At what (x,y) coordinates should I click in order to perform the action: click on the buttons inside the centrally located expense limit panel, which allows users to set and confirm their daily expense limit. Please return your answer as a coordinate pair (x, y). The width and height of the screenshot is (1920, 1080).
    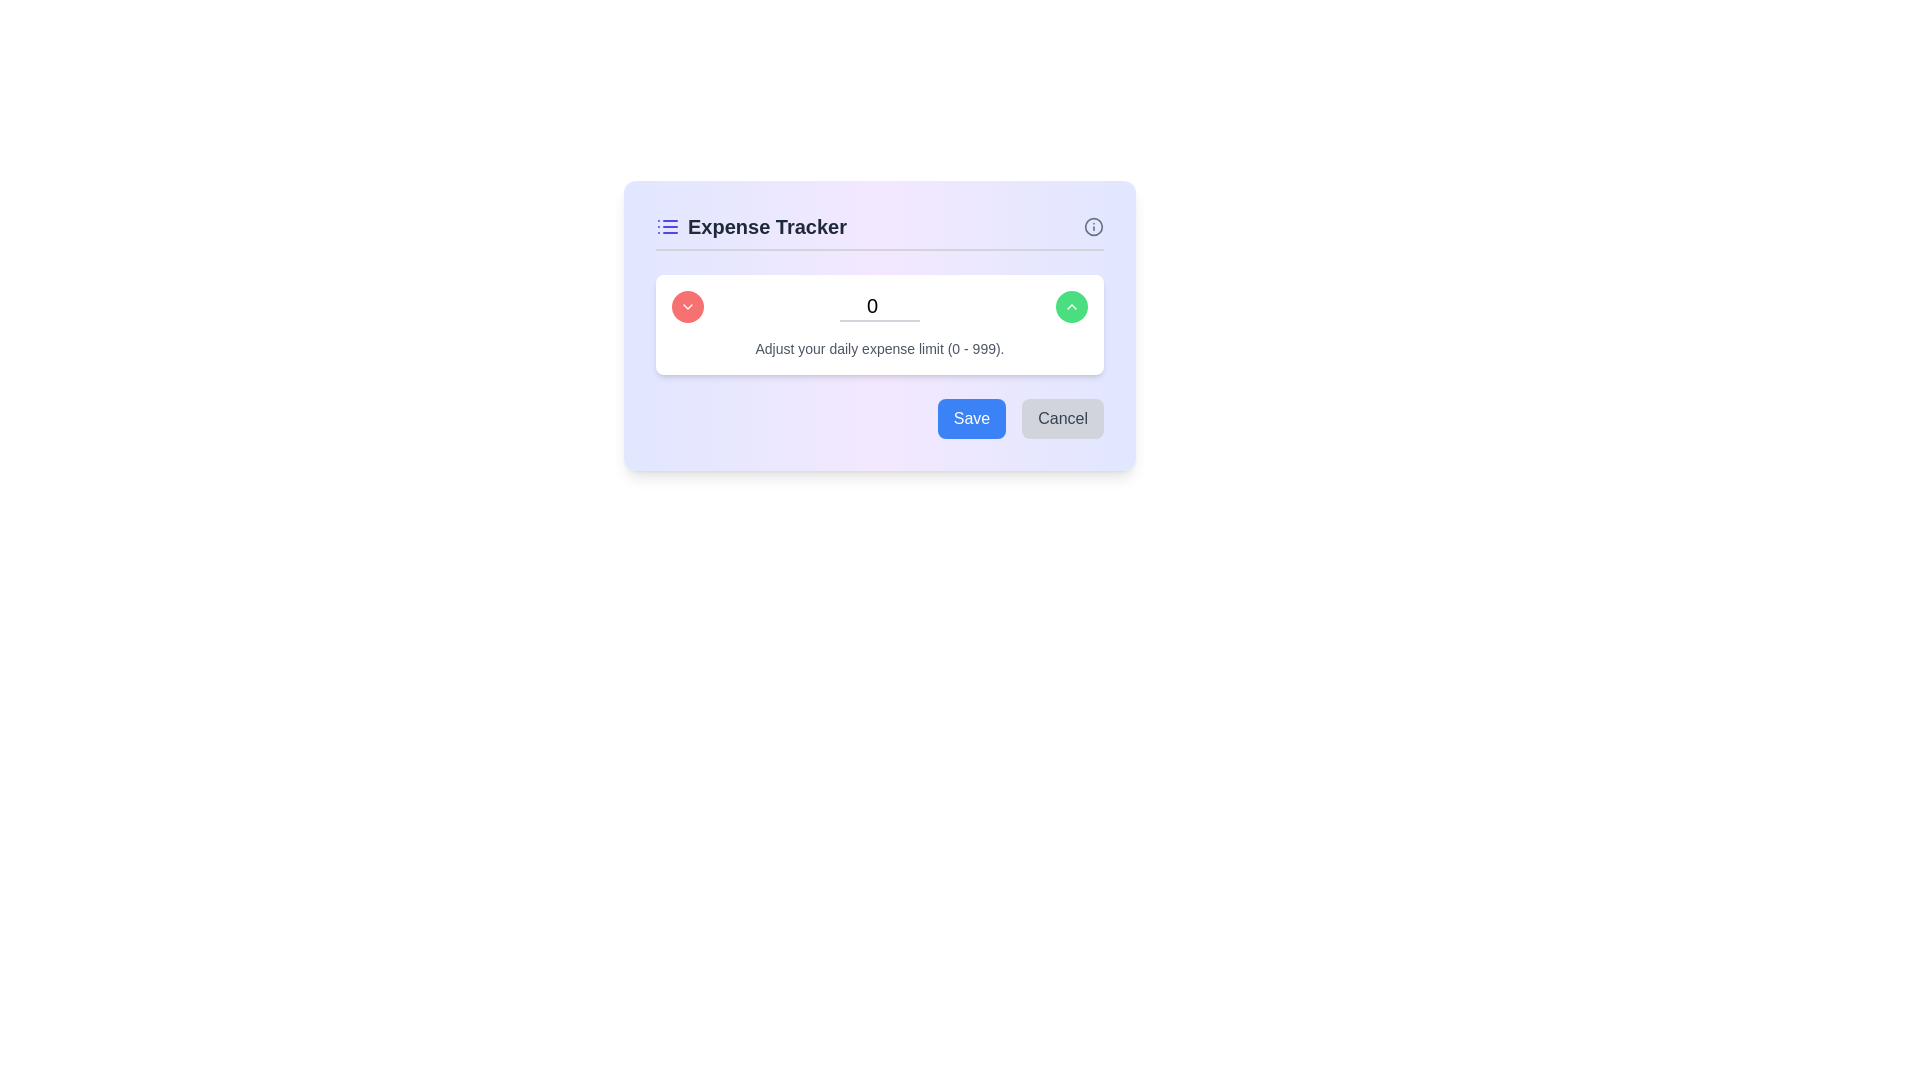
    Looking at the image, I should click on (879, 325).